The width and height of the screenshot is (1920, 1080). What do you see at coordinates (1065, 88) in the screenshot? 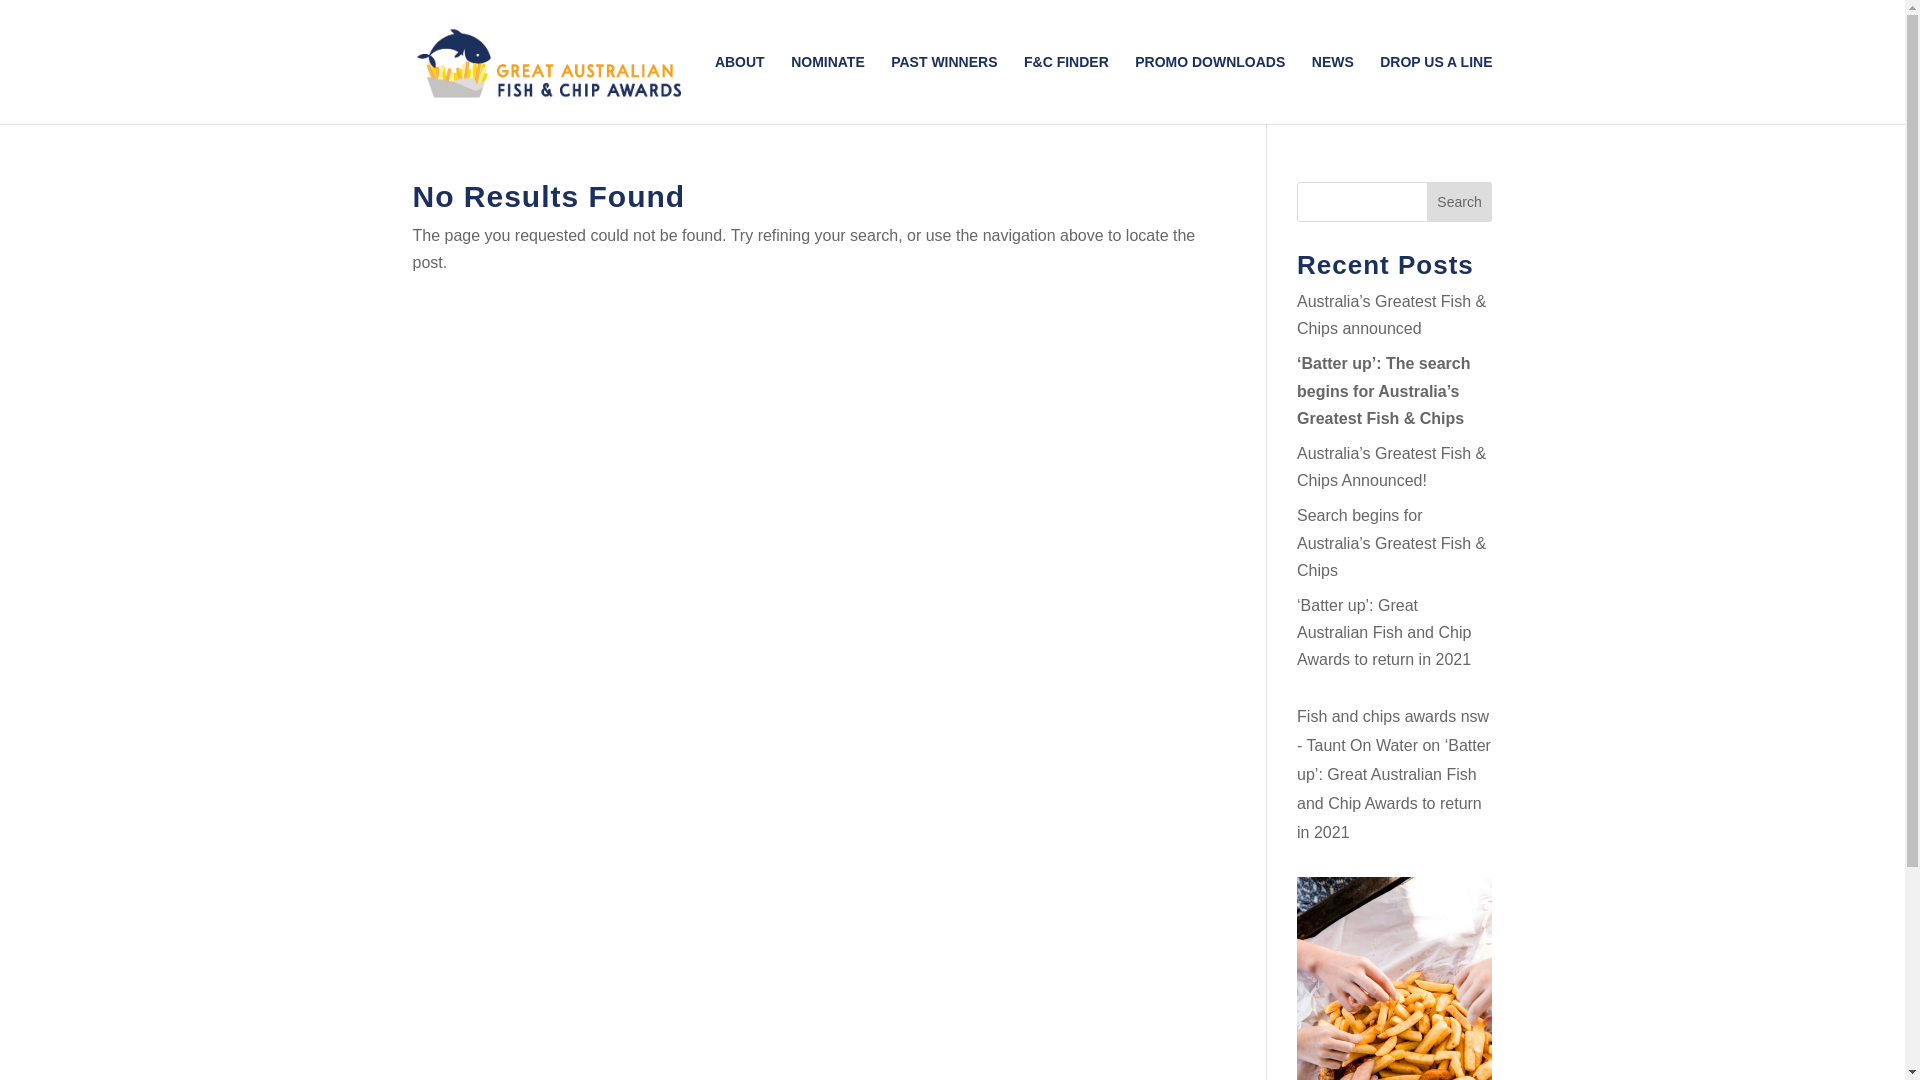
I see `'F&C FINDER'` at bounding box center [1065, 88].